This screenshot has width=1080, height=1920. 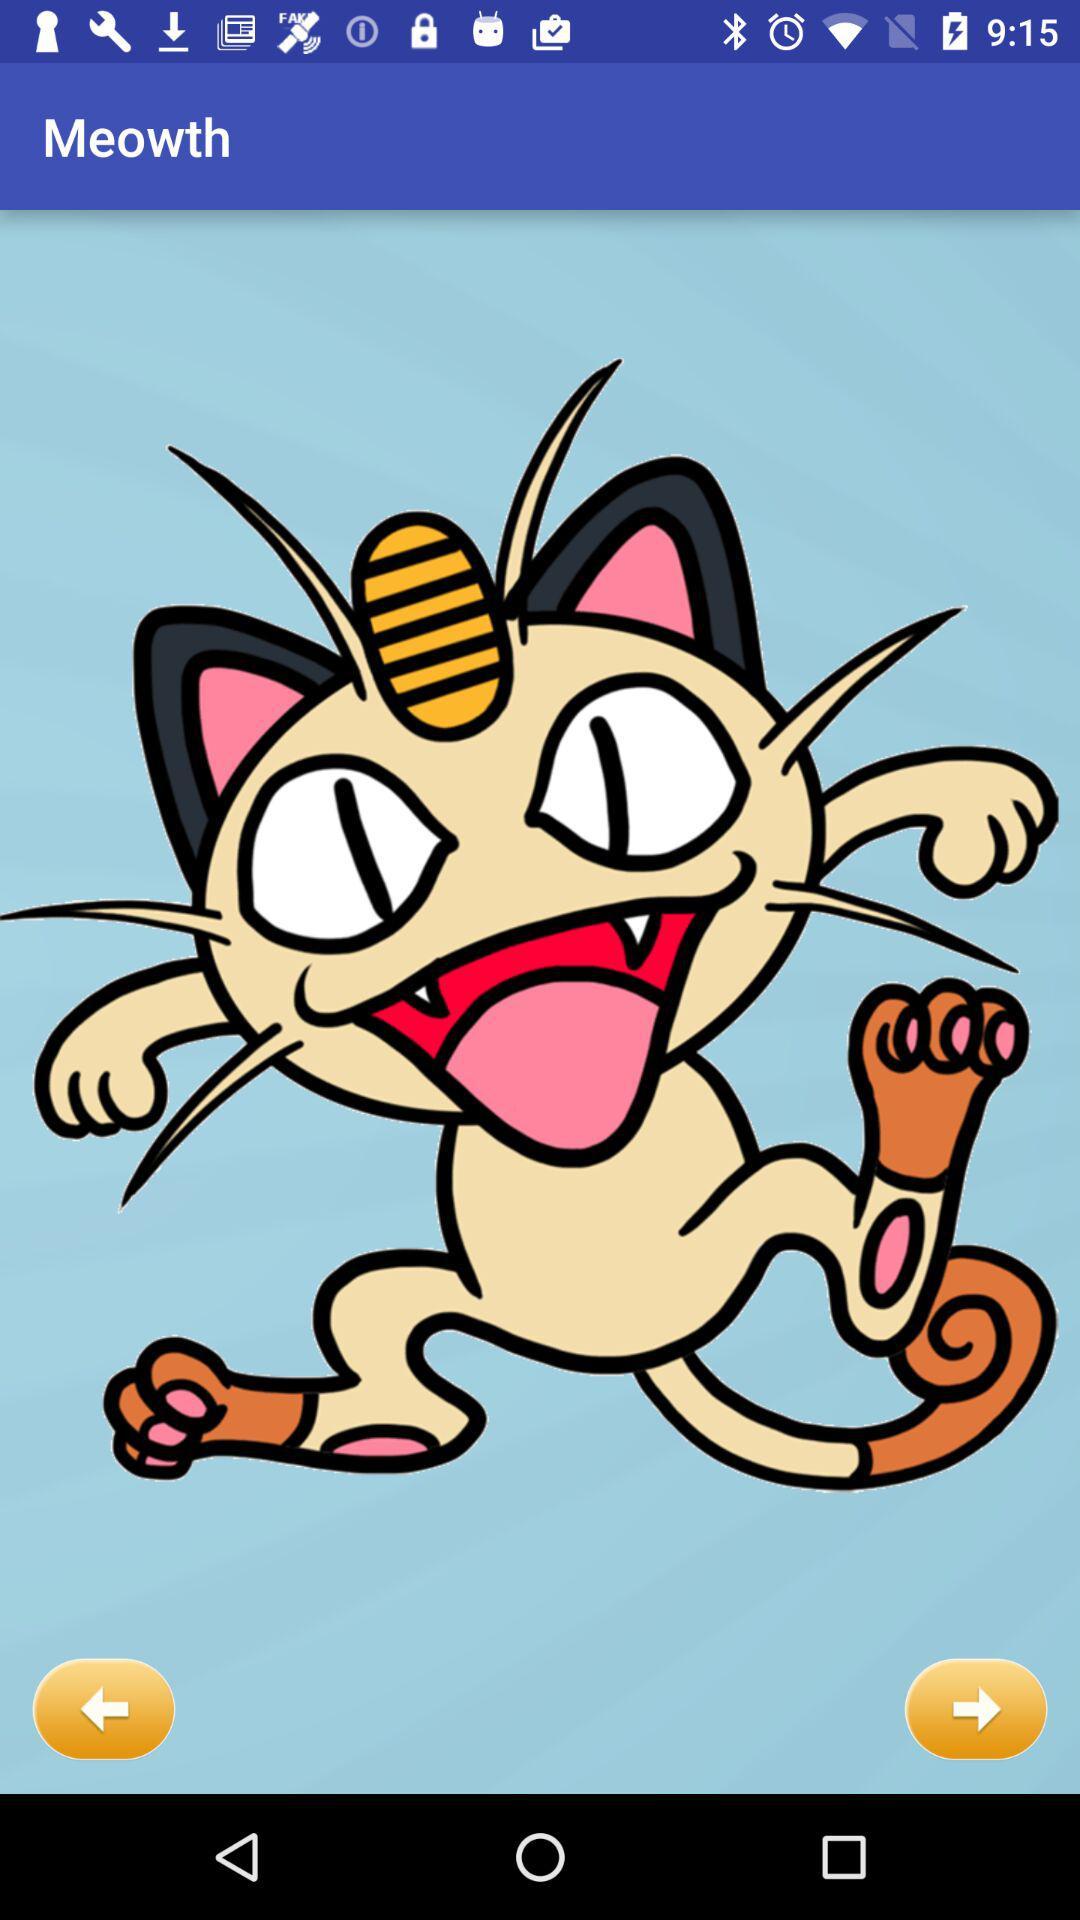 I want to click on item at the bottom right corner, so click(x=975, y=1708).